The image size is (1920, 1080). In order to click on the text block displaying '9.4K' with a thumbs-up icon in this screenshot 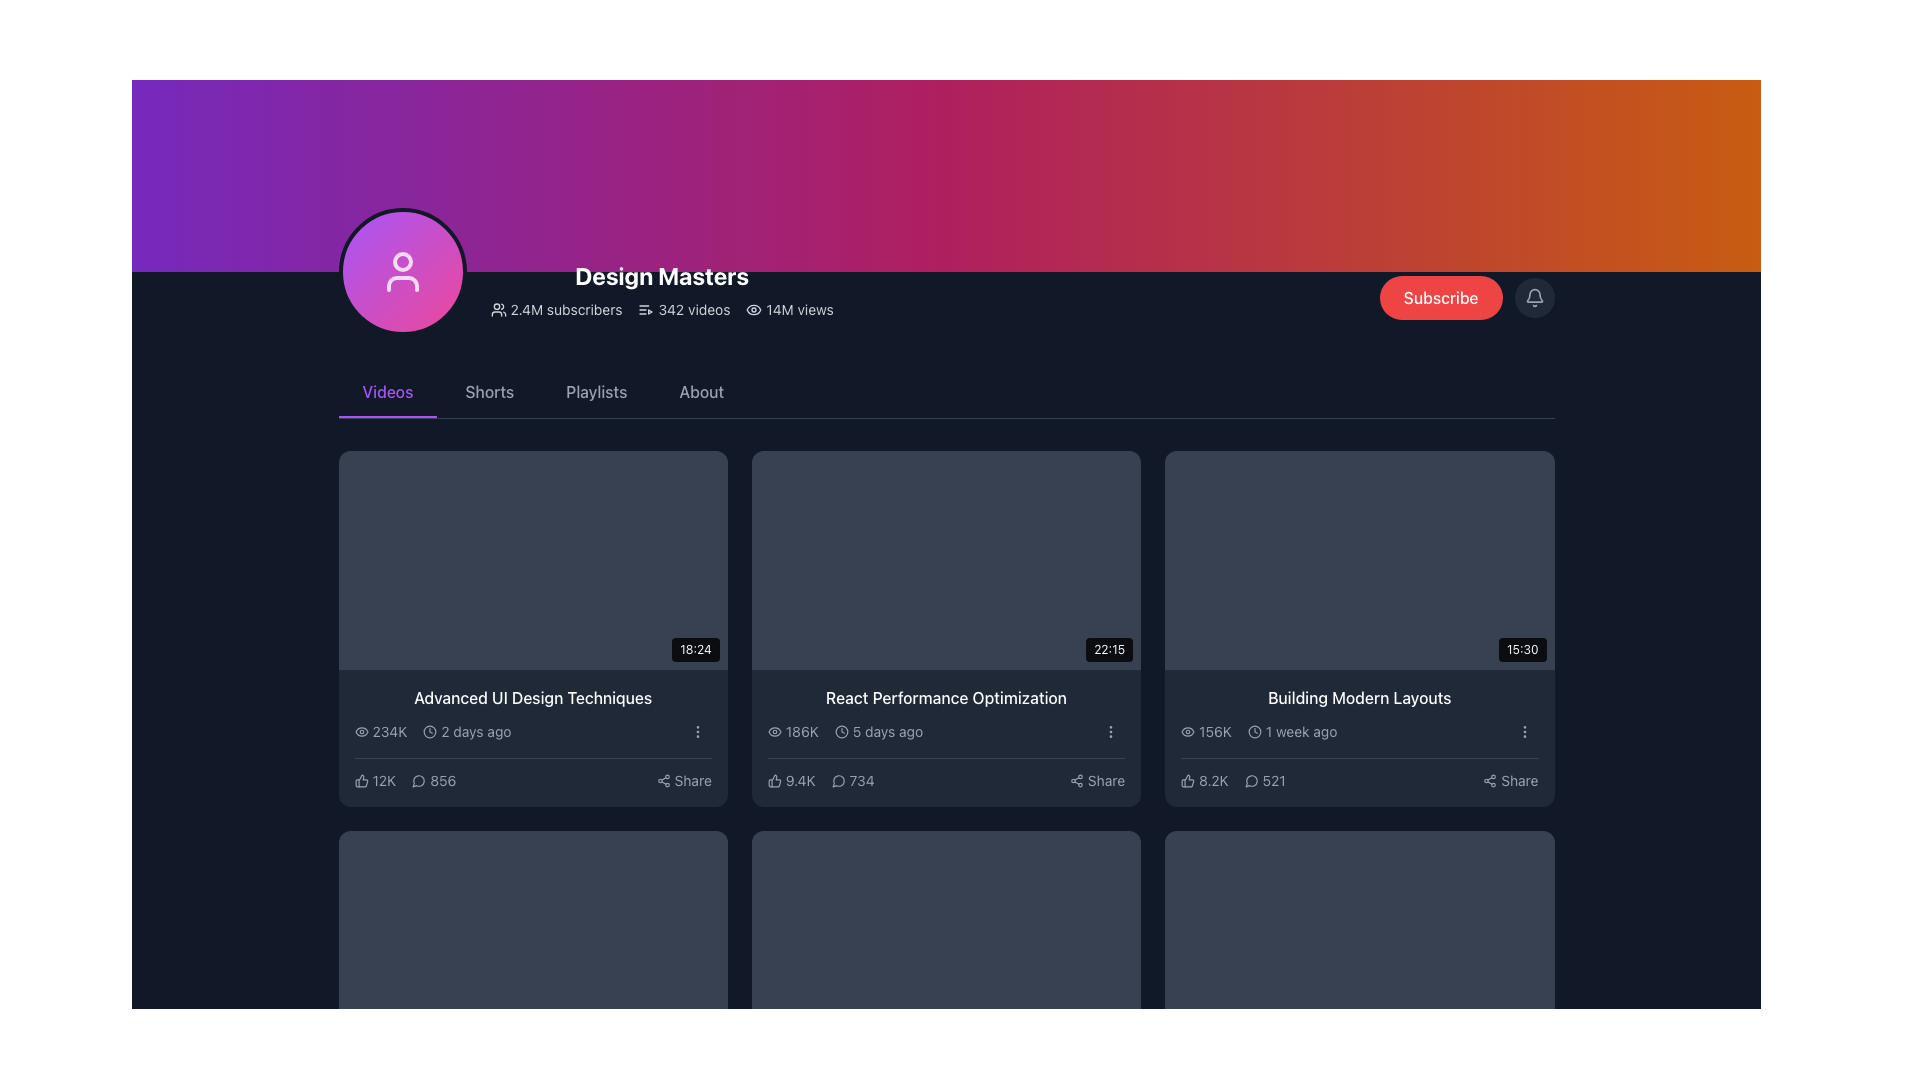, I will do `click(790, 779)`.